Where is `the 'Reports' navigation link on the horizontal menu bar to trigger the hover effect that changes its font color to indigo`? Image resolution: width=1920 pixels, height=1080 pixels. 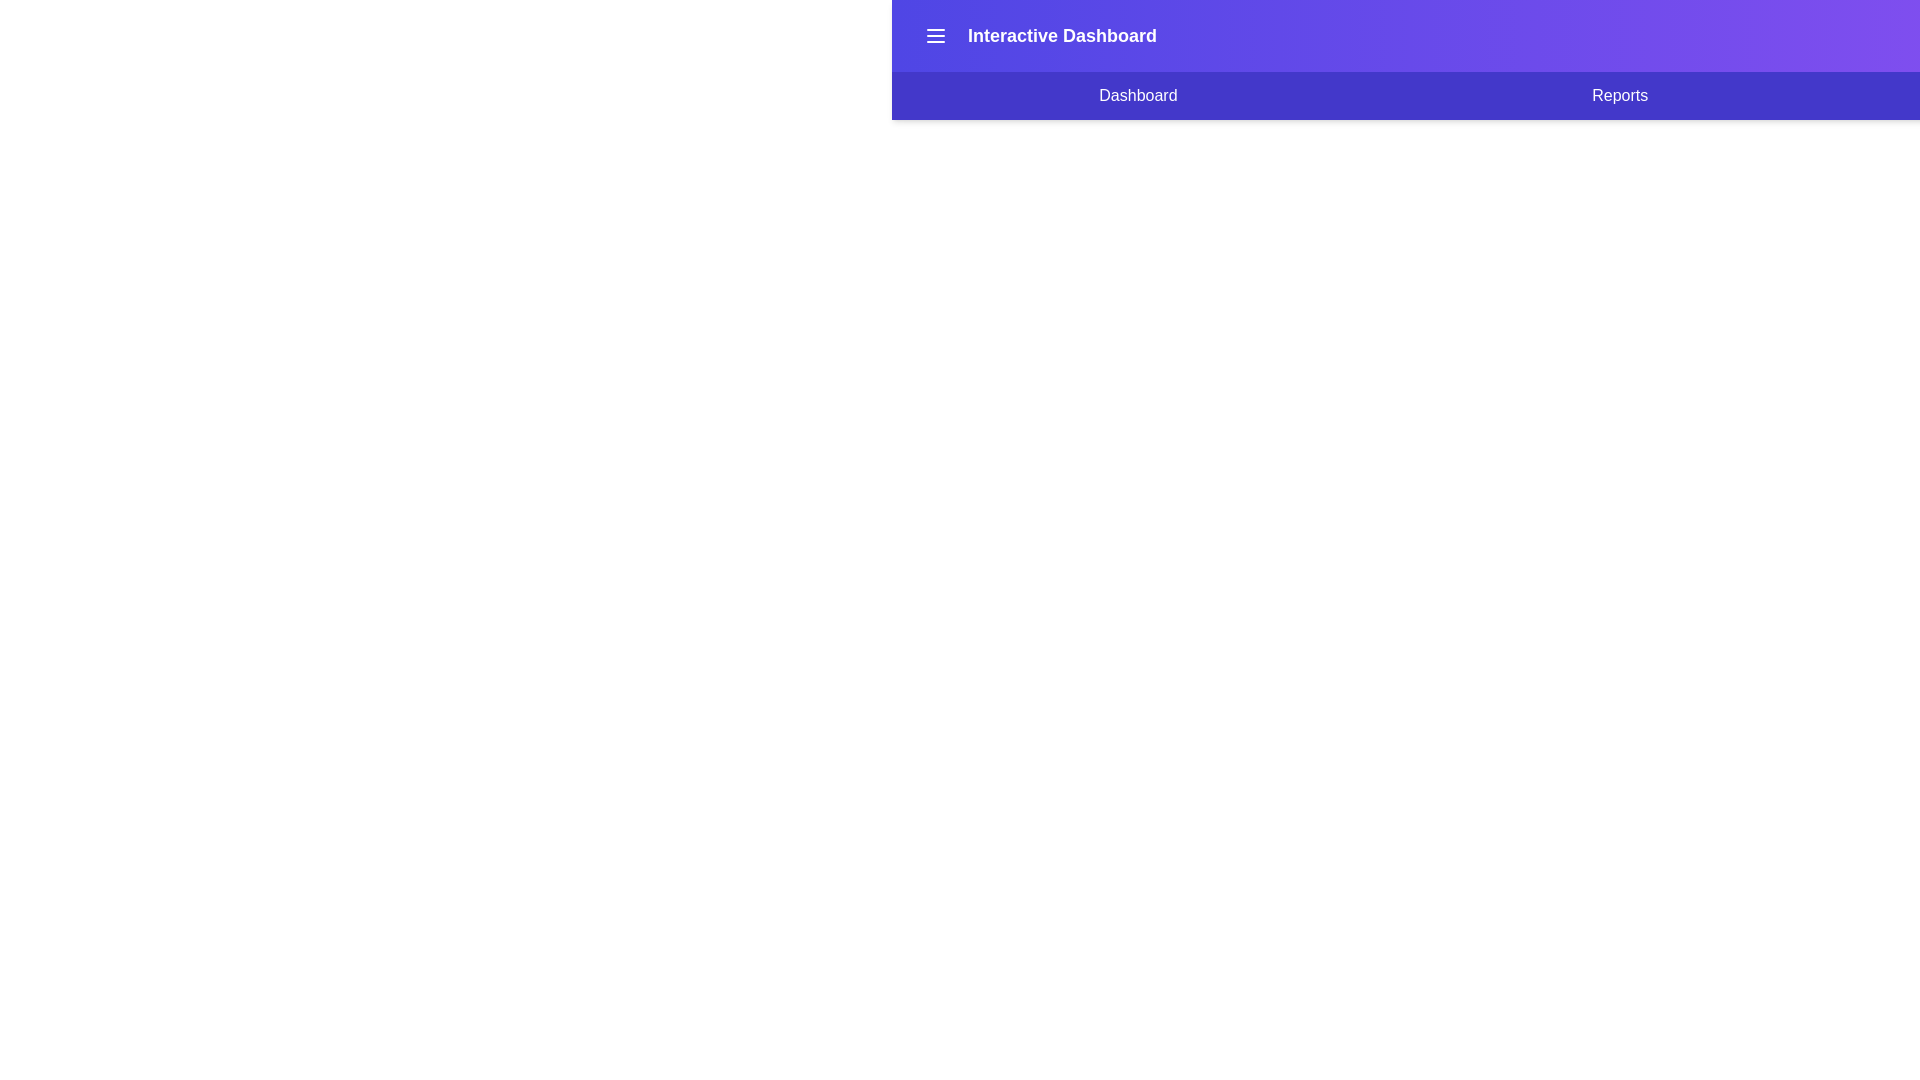
the 'Reports' navigation link on the horizontal menu bar to trigger the hover effect that changes its font color to indigo is located at coordinates (1620, 96).